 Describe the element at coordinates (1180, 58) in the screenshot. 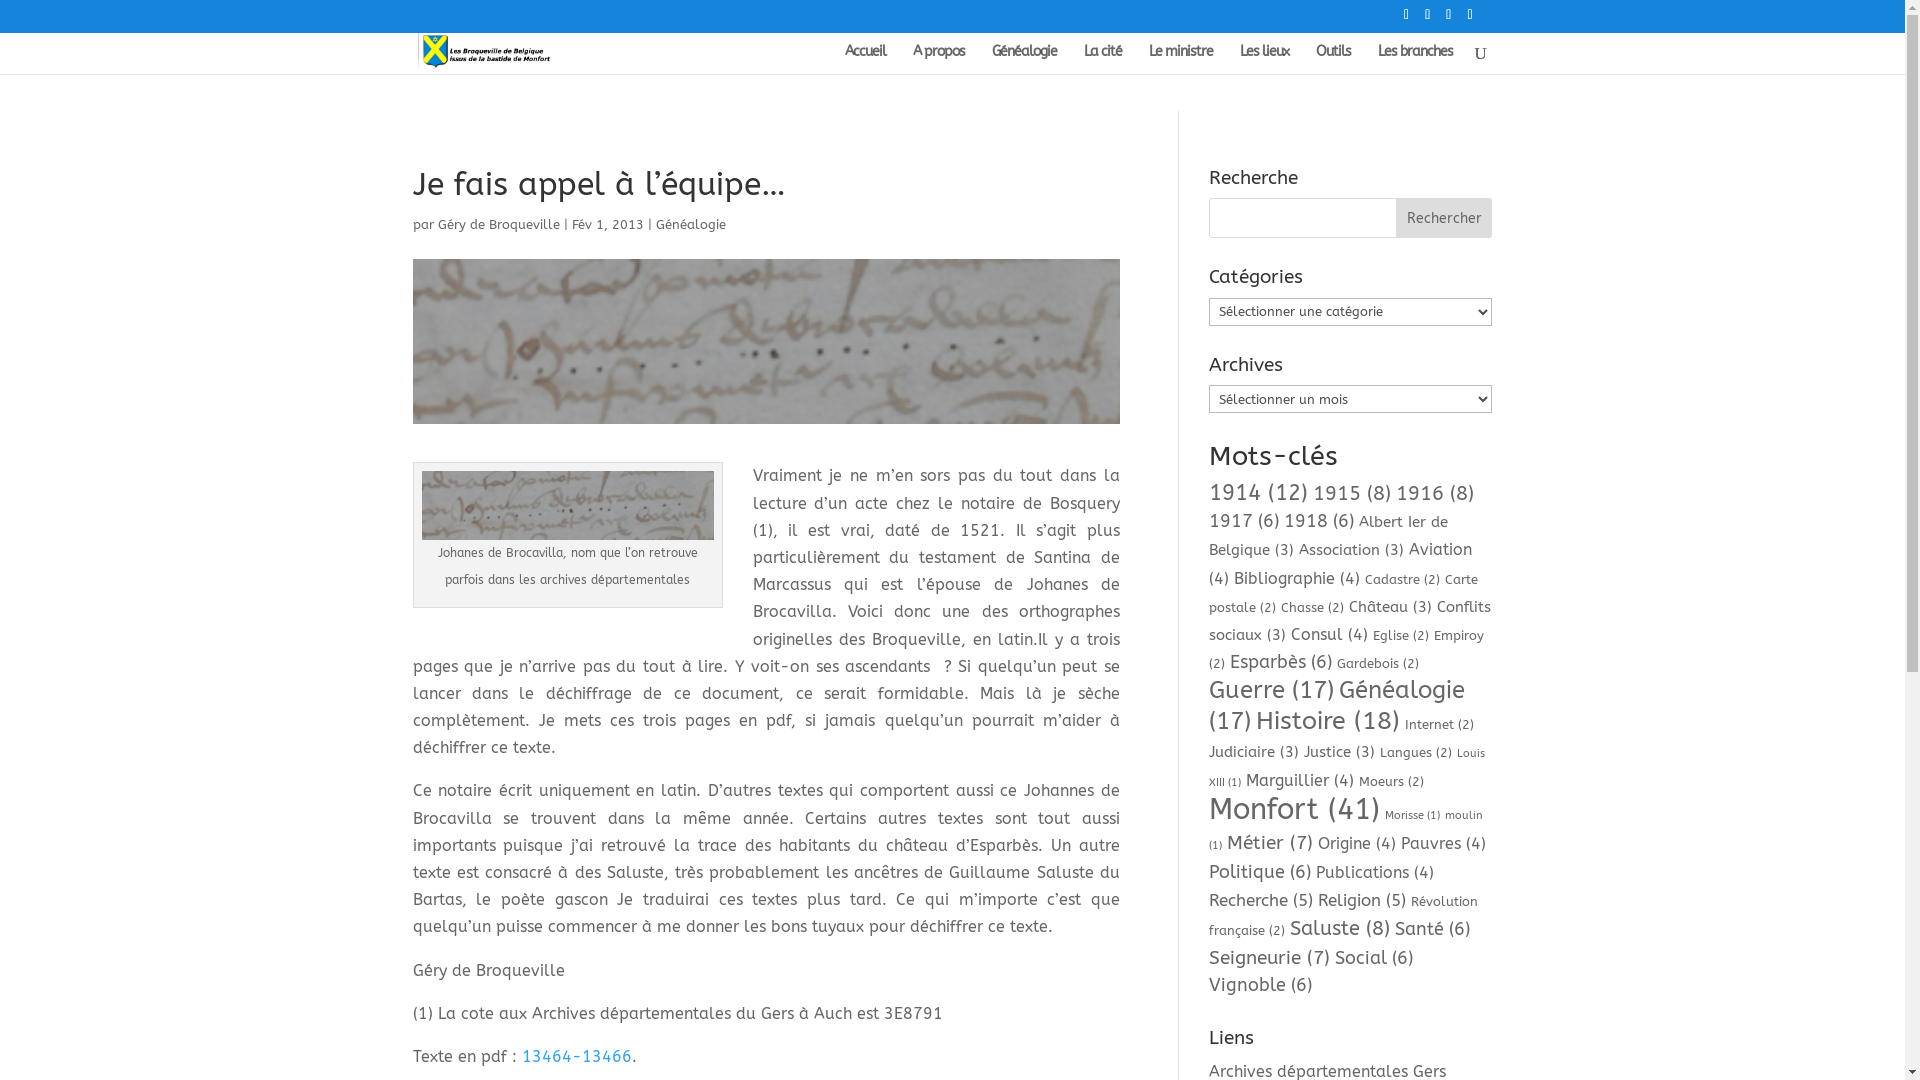

I see `'Le ministre'` at that location.